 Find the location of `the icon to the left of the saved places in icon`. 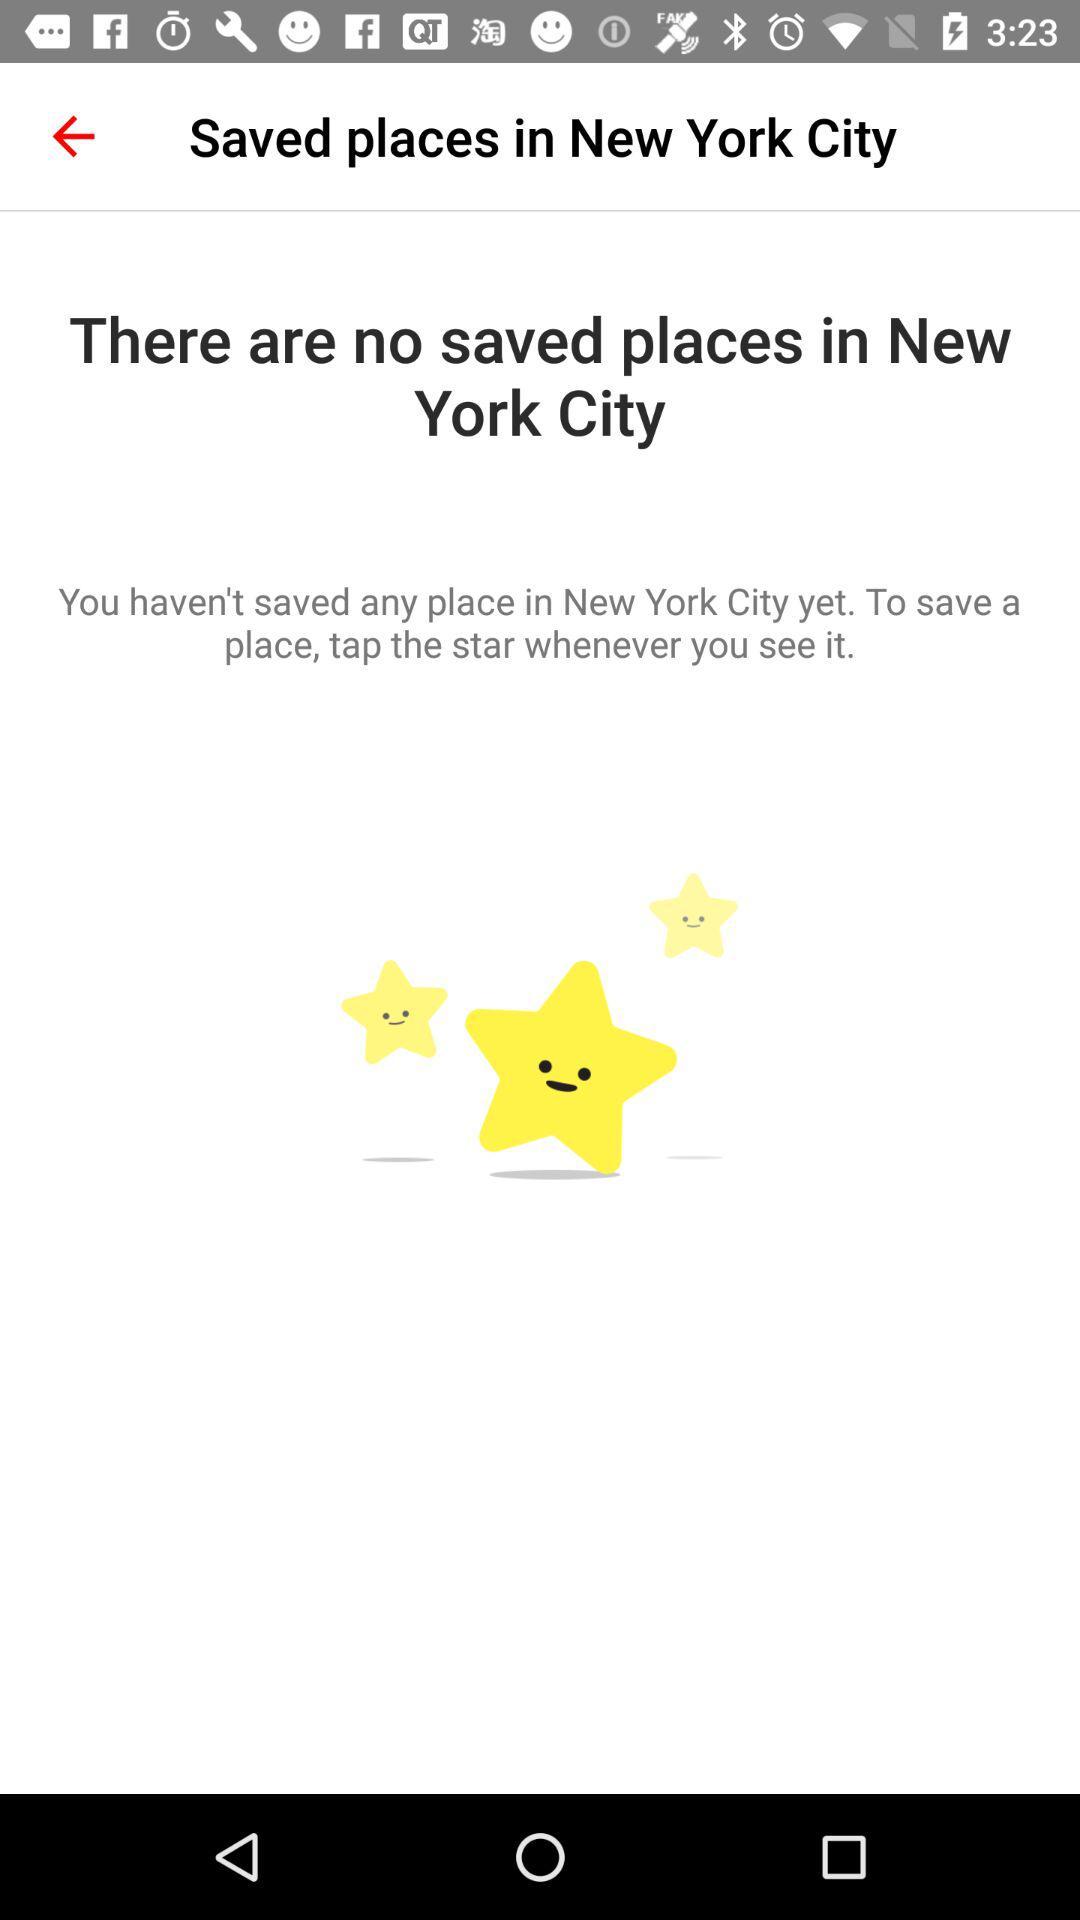

the icon to the left of the saved places in icon is located at coordinates (72, 135).